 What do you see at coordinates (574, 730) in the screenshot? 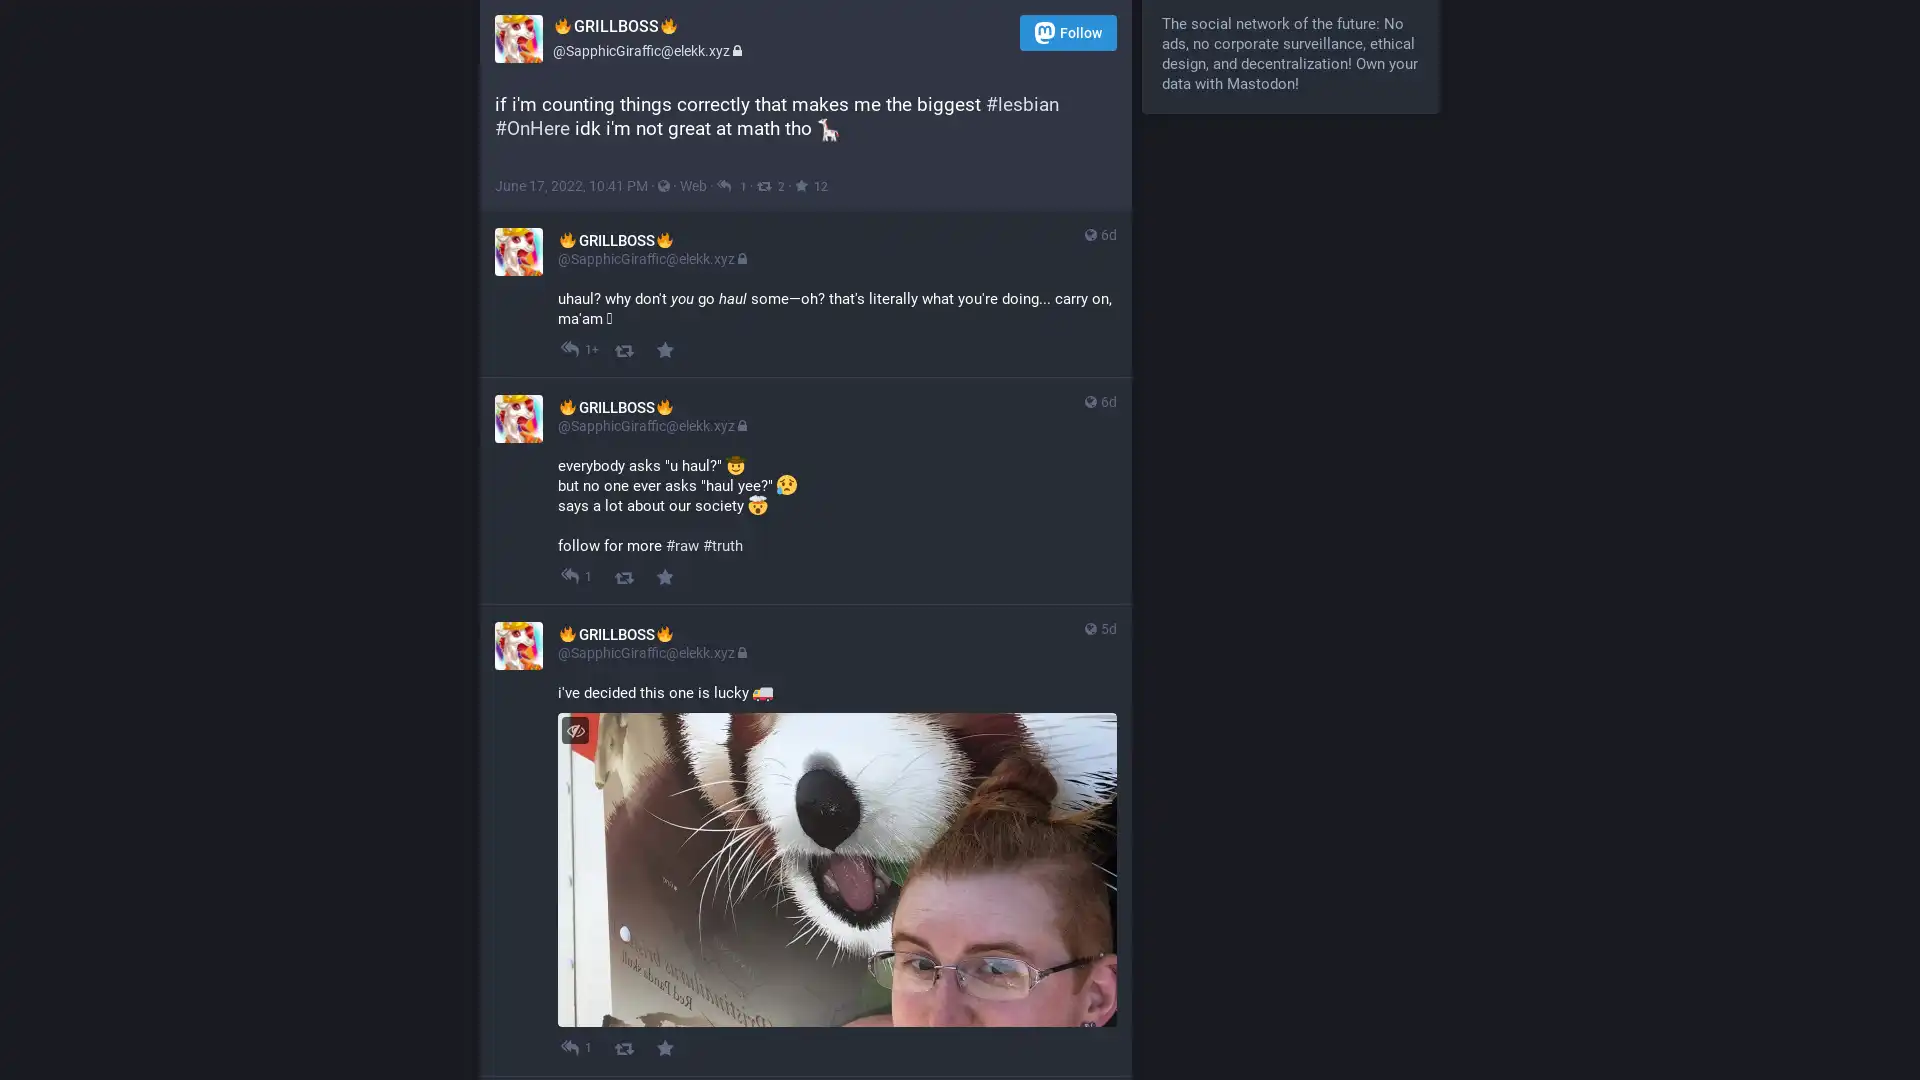
I see `Hide image` at bounding box center [574, 730].